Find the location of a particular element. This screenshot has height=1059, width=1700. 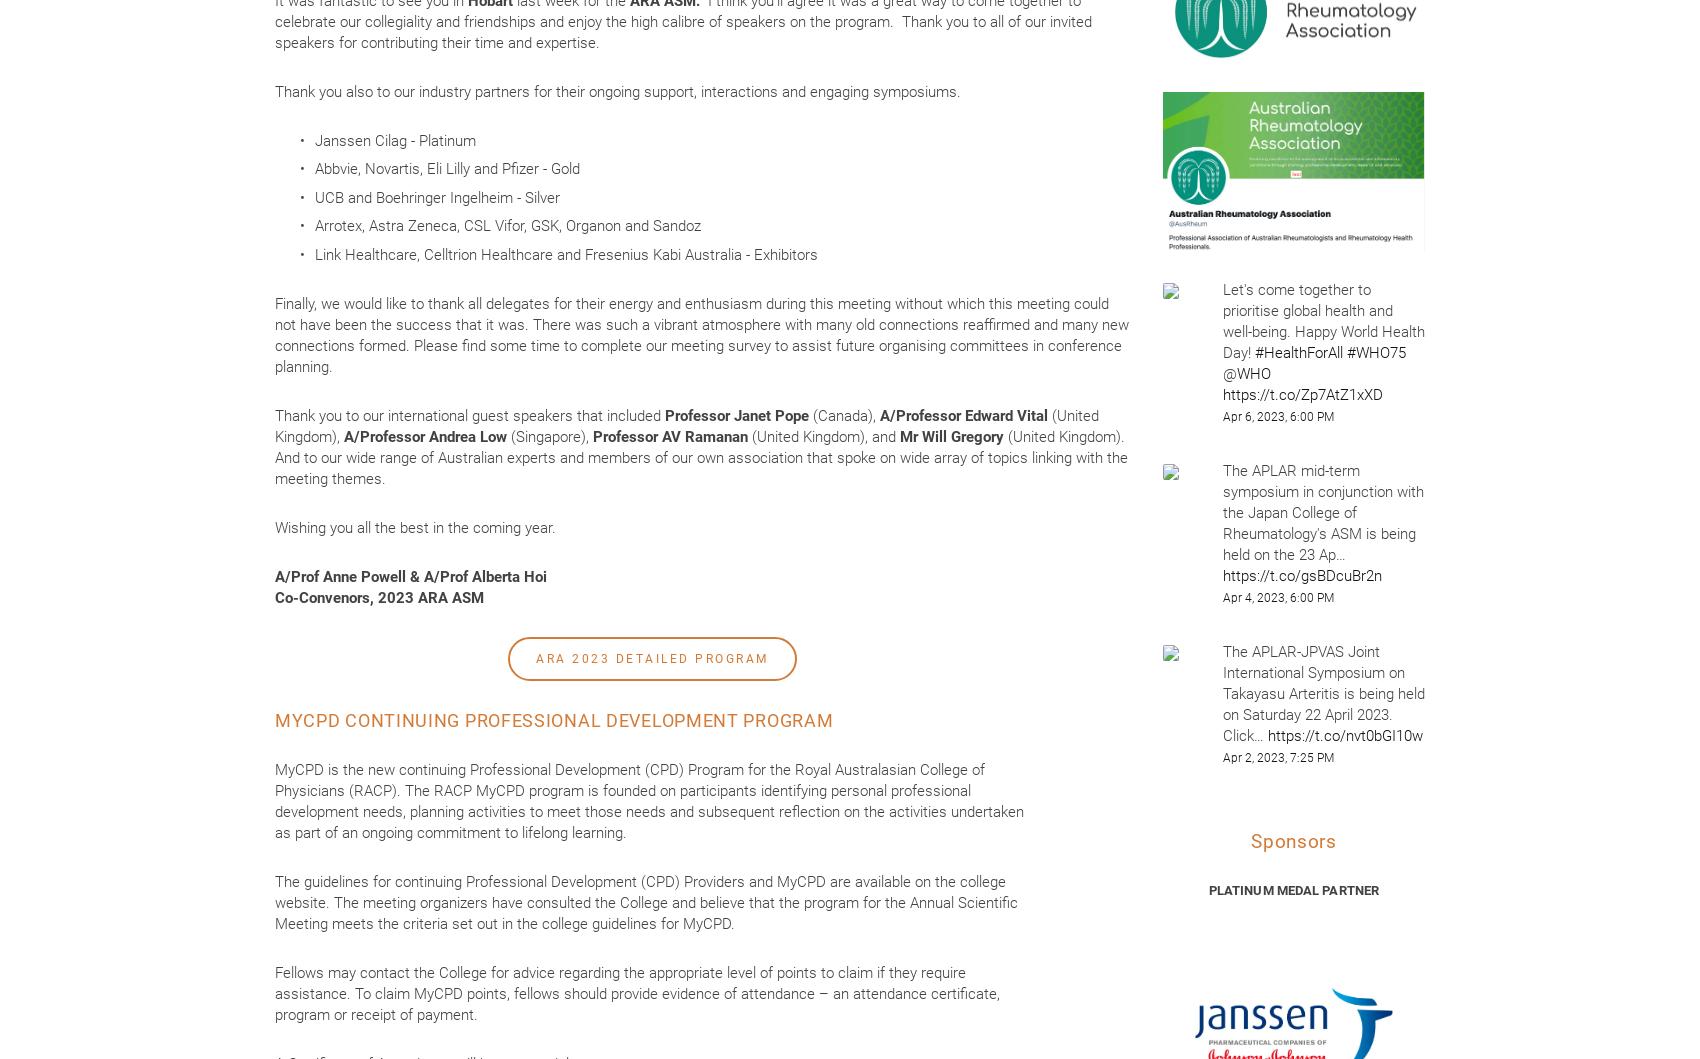

'(United Kingdom).  And to our wide range of Australian experts and members of our own association that spoke on wide array of topics linking with the meeting themes.' is located at coordinates (703, 456).